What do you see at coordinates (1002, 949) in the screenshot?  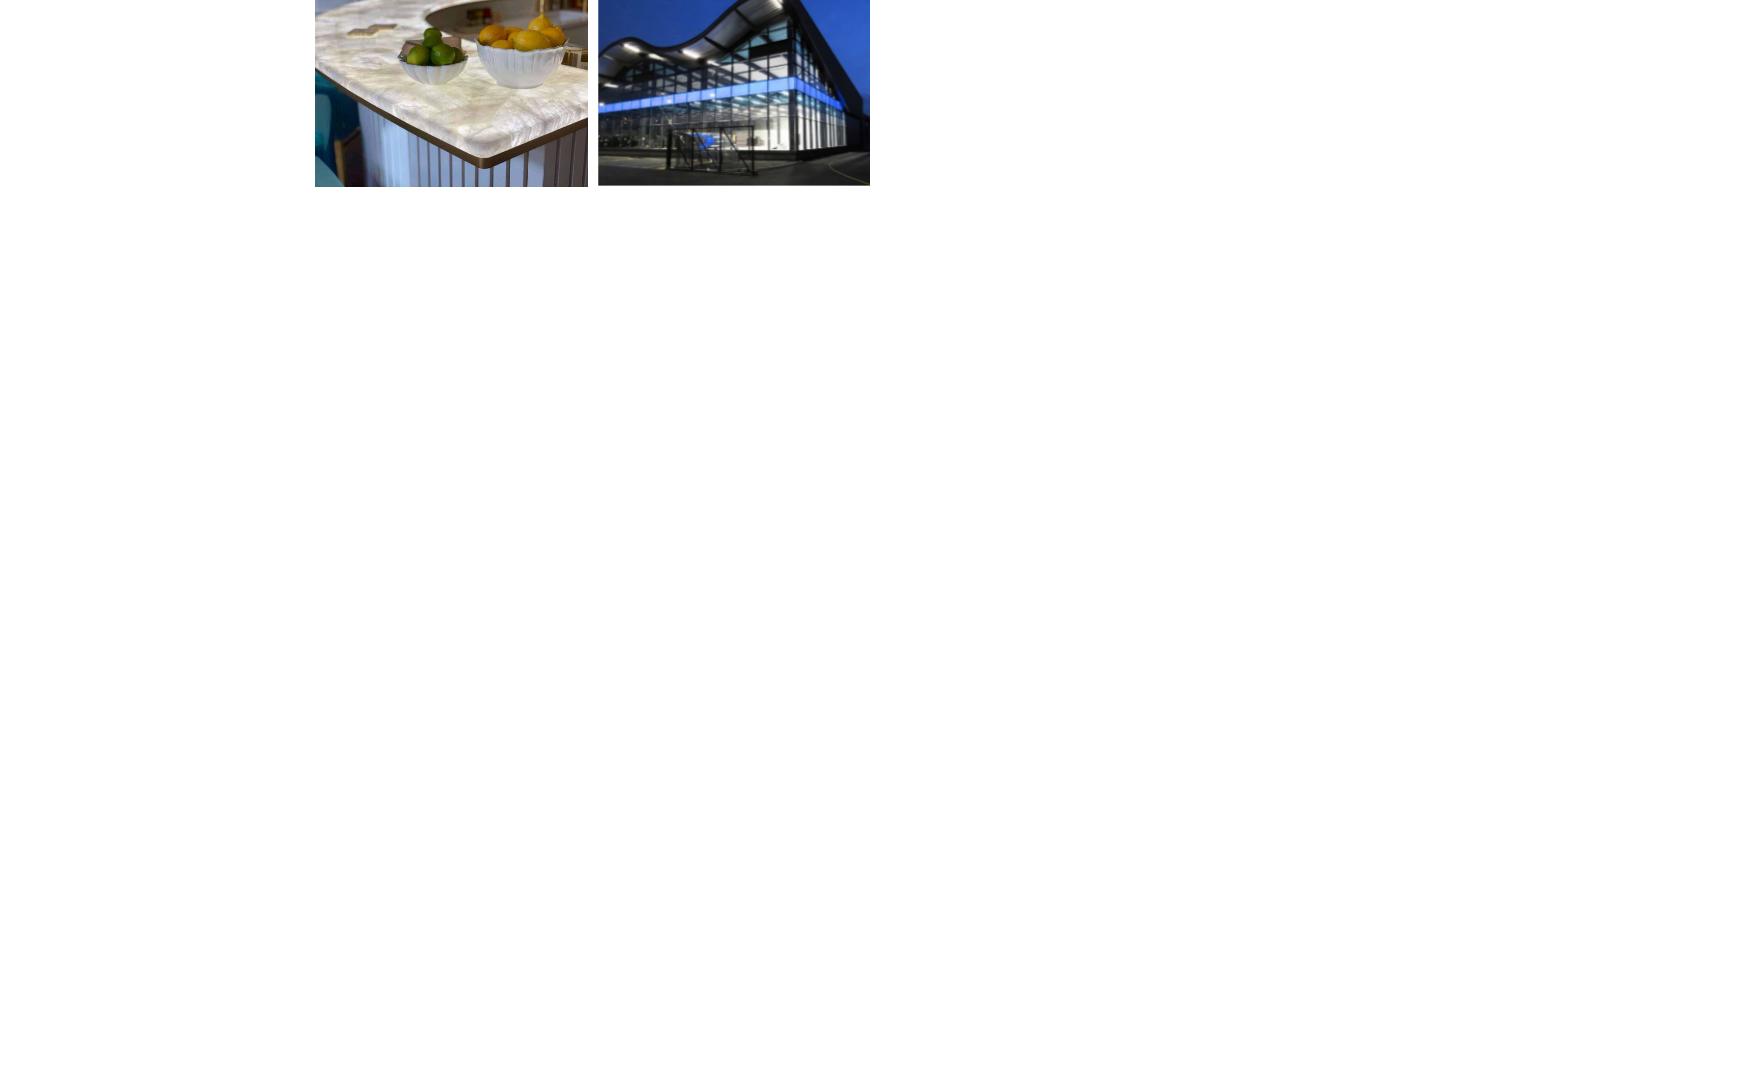 I see `'Onyx Plinth Illuminated By Addlux Lightsheet'` at bounding box center [1002, 949].